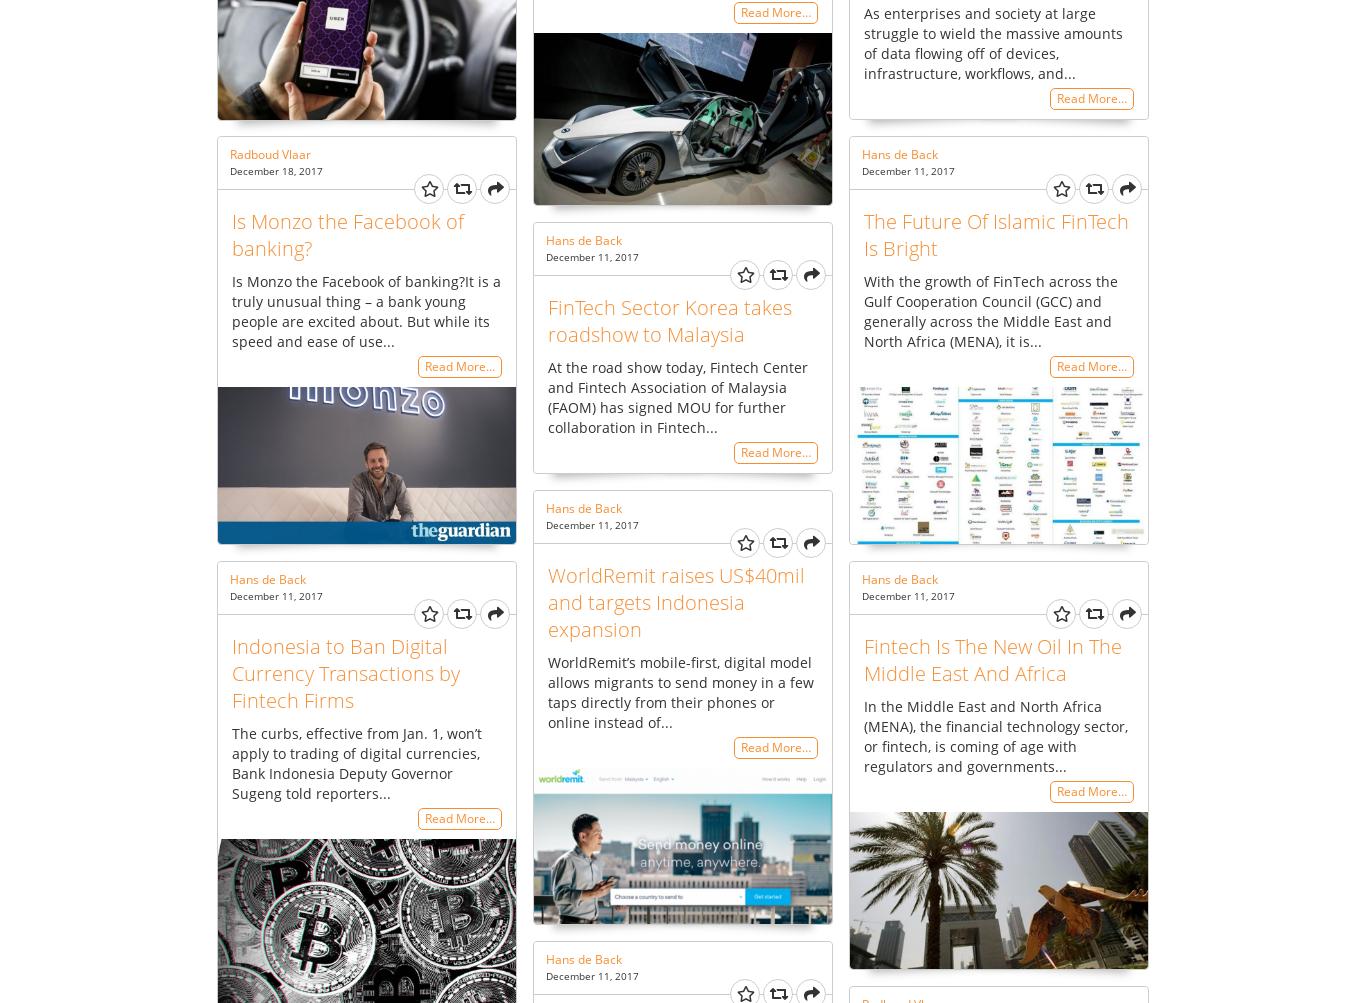  What do you see at coordinates (548, 318) in the screenshot?
I see `'FinTech Sector Korea takes roadshow to Malaysia'` at bounding box center [548, 318].